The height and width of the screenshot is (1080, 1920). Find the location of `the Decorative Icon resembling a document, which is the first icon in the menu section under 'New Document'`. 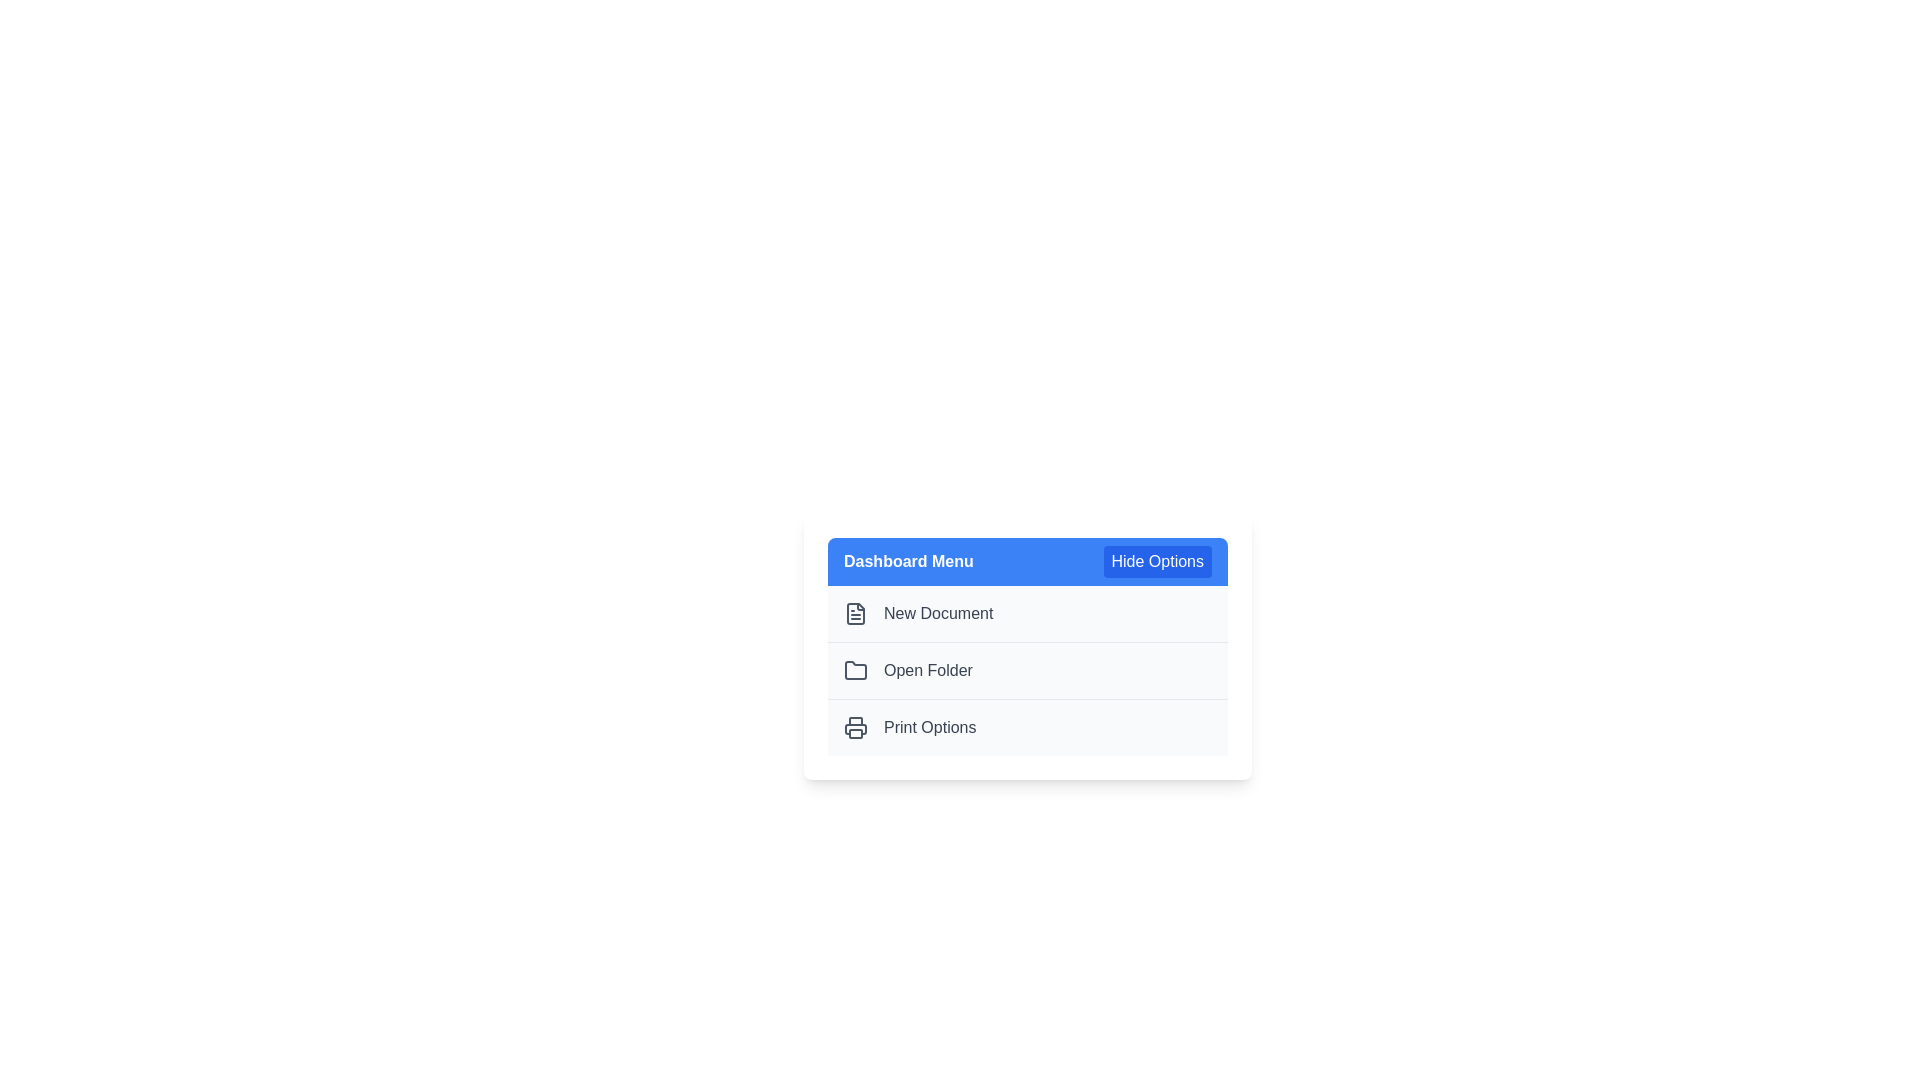

the Decorative Icon resembling a document, which is the first icon in the menu section under 'New Document' is located at coordinates (855, 612).